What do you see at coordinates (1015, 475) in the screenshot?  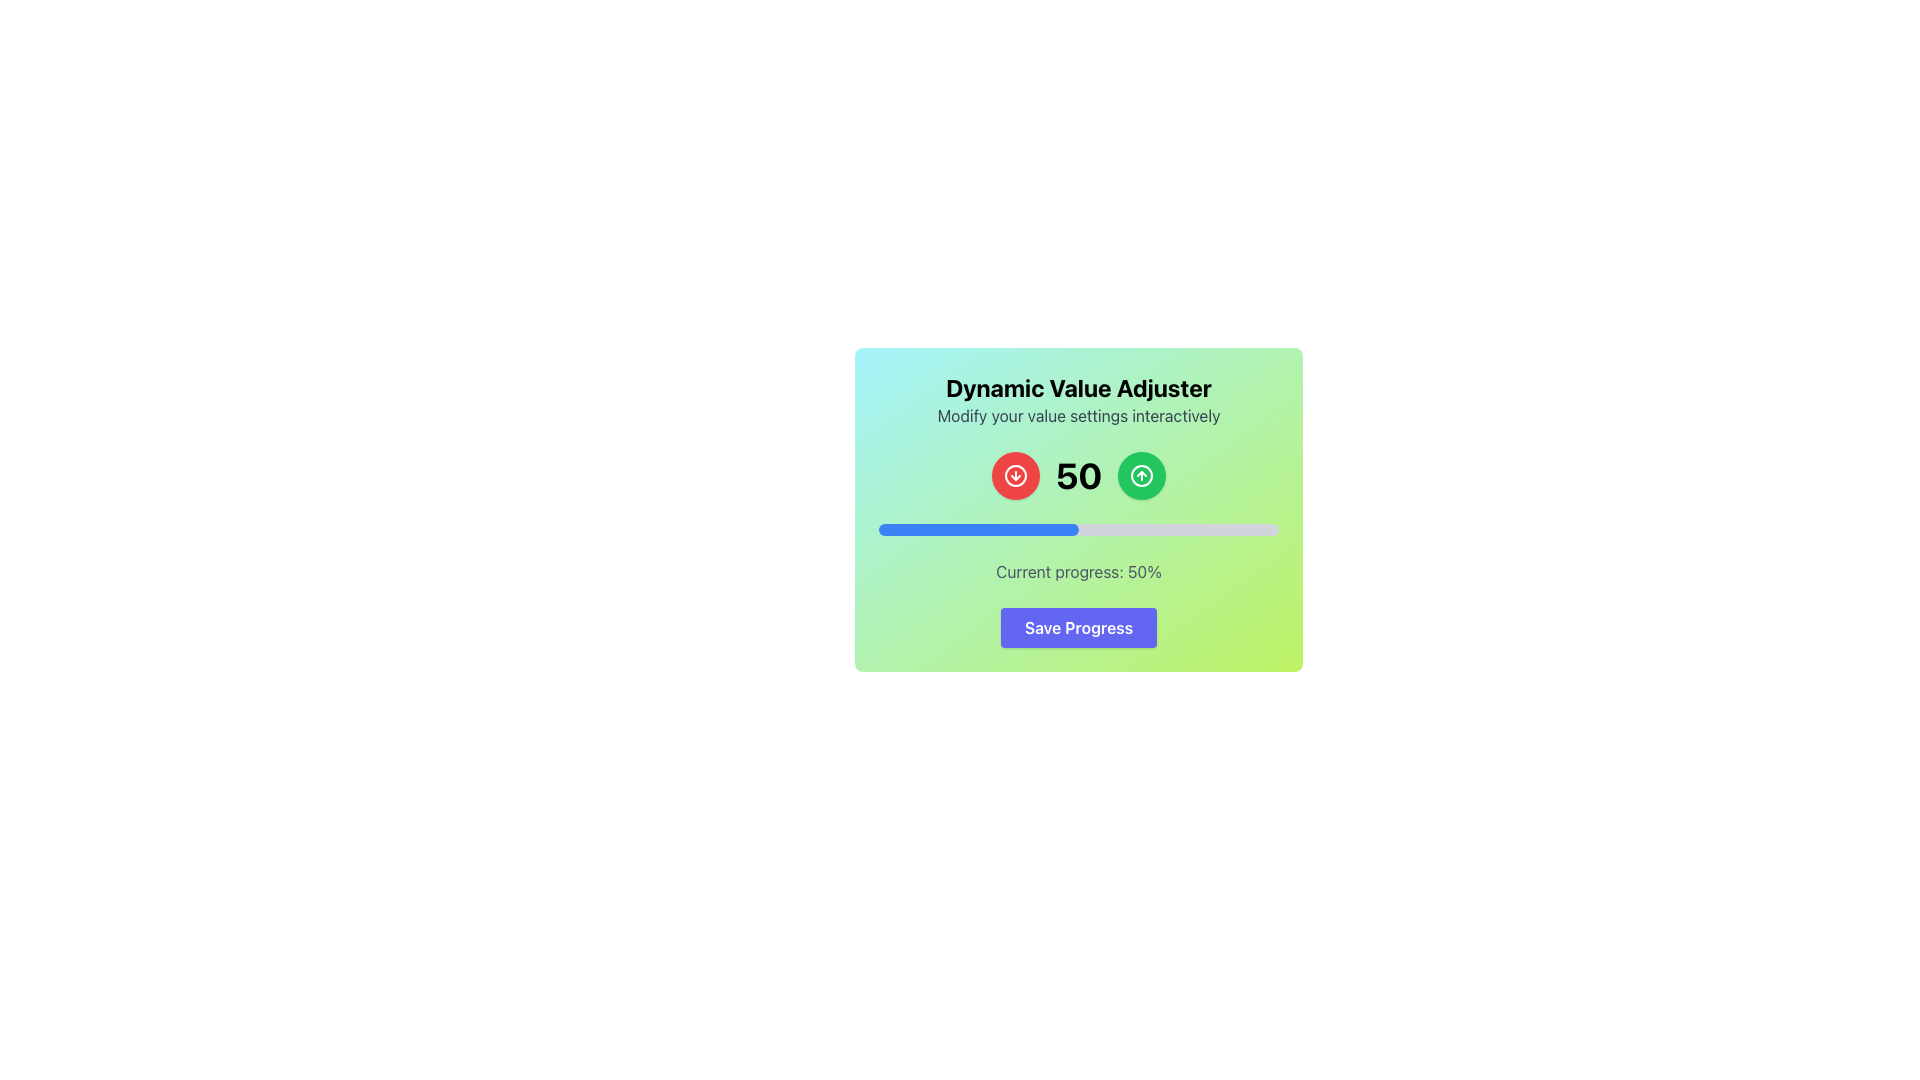 I see `the circular red icon with a downward arrow located within the red button to the left of the central numerical display '50' to decrement the value` at bounding box center [1015, 475].